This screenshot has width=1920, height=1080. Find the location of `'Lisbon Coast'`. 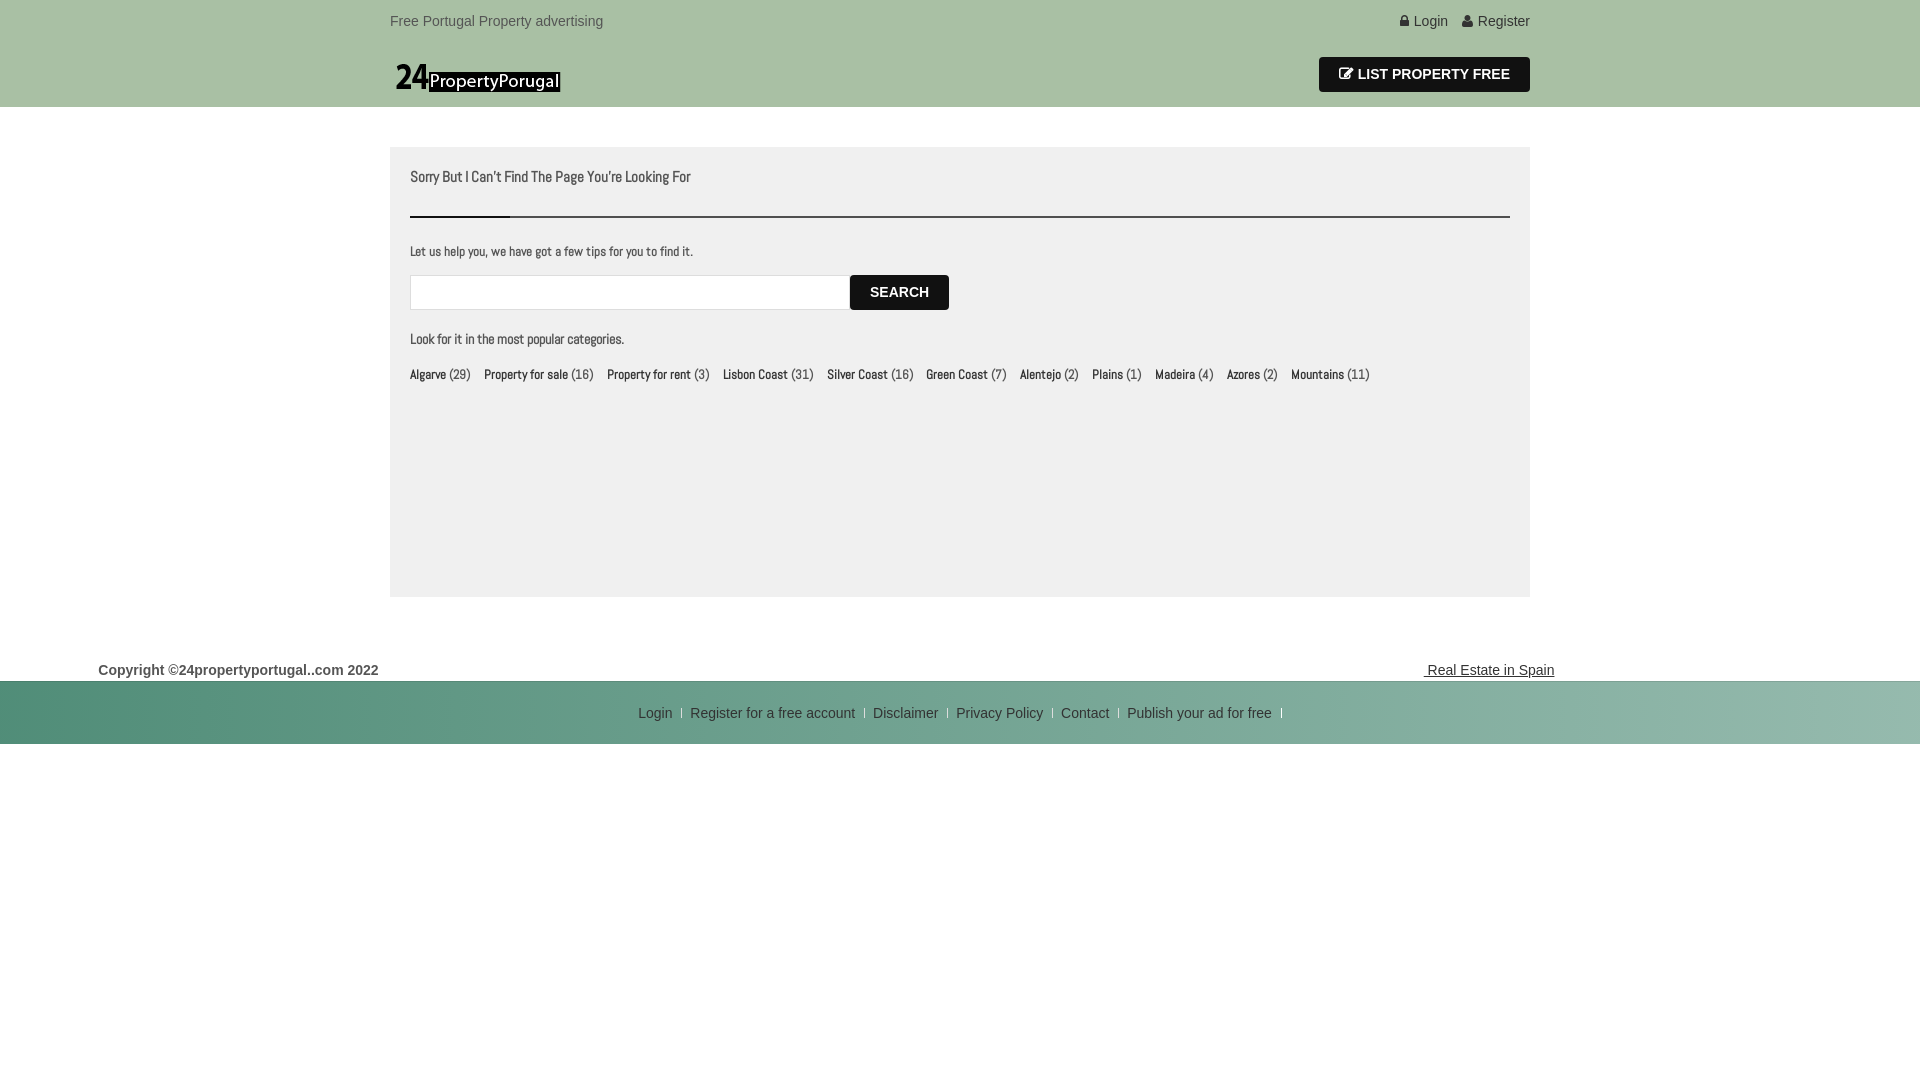

'Lisbon Coast' is located at coordinates (754, 374).